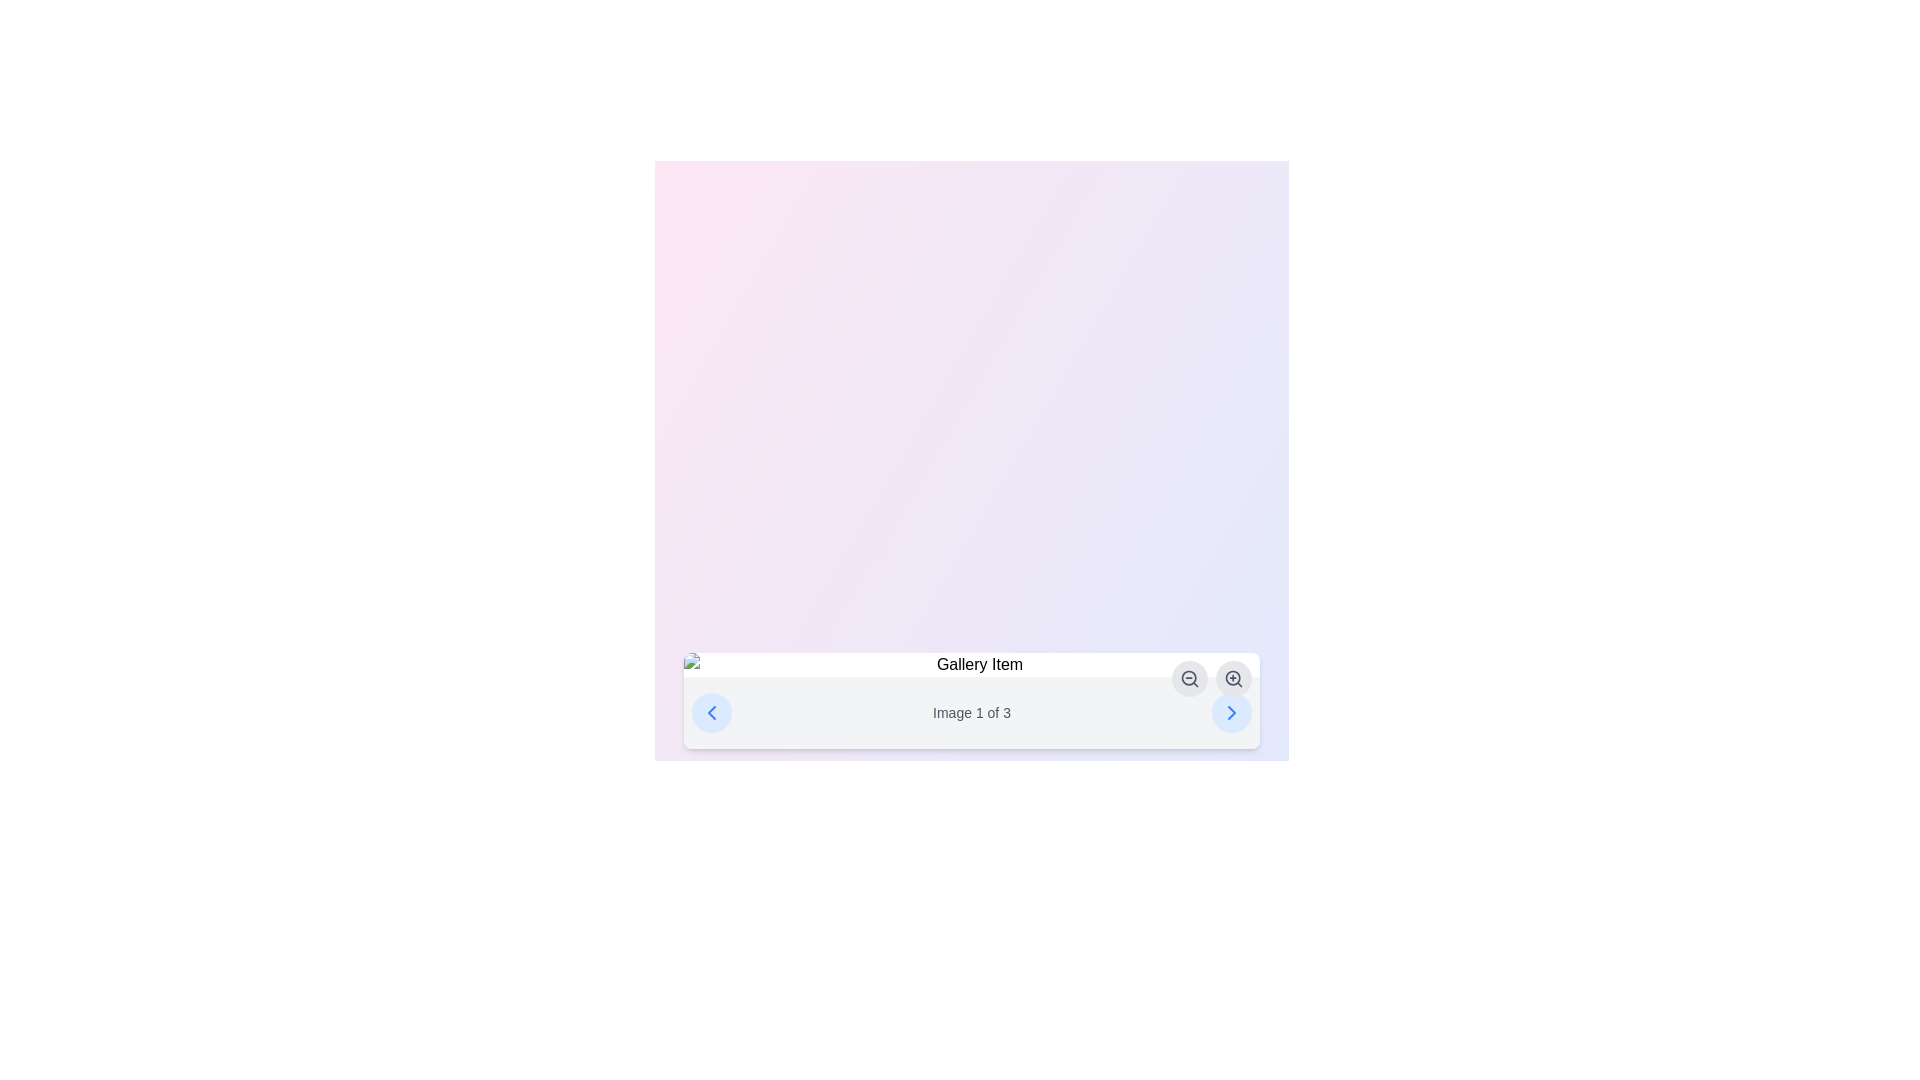 The width and height of the screenshot is (1920, 1080). I want to click on the small circle located within the magnifying-glass icon at the far-right end of the toolbar, which is part of the zoom feature in the UI, so click(1232, 677).